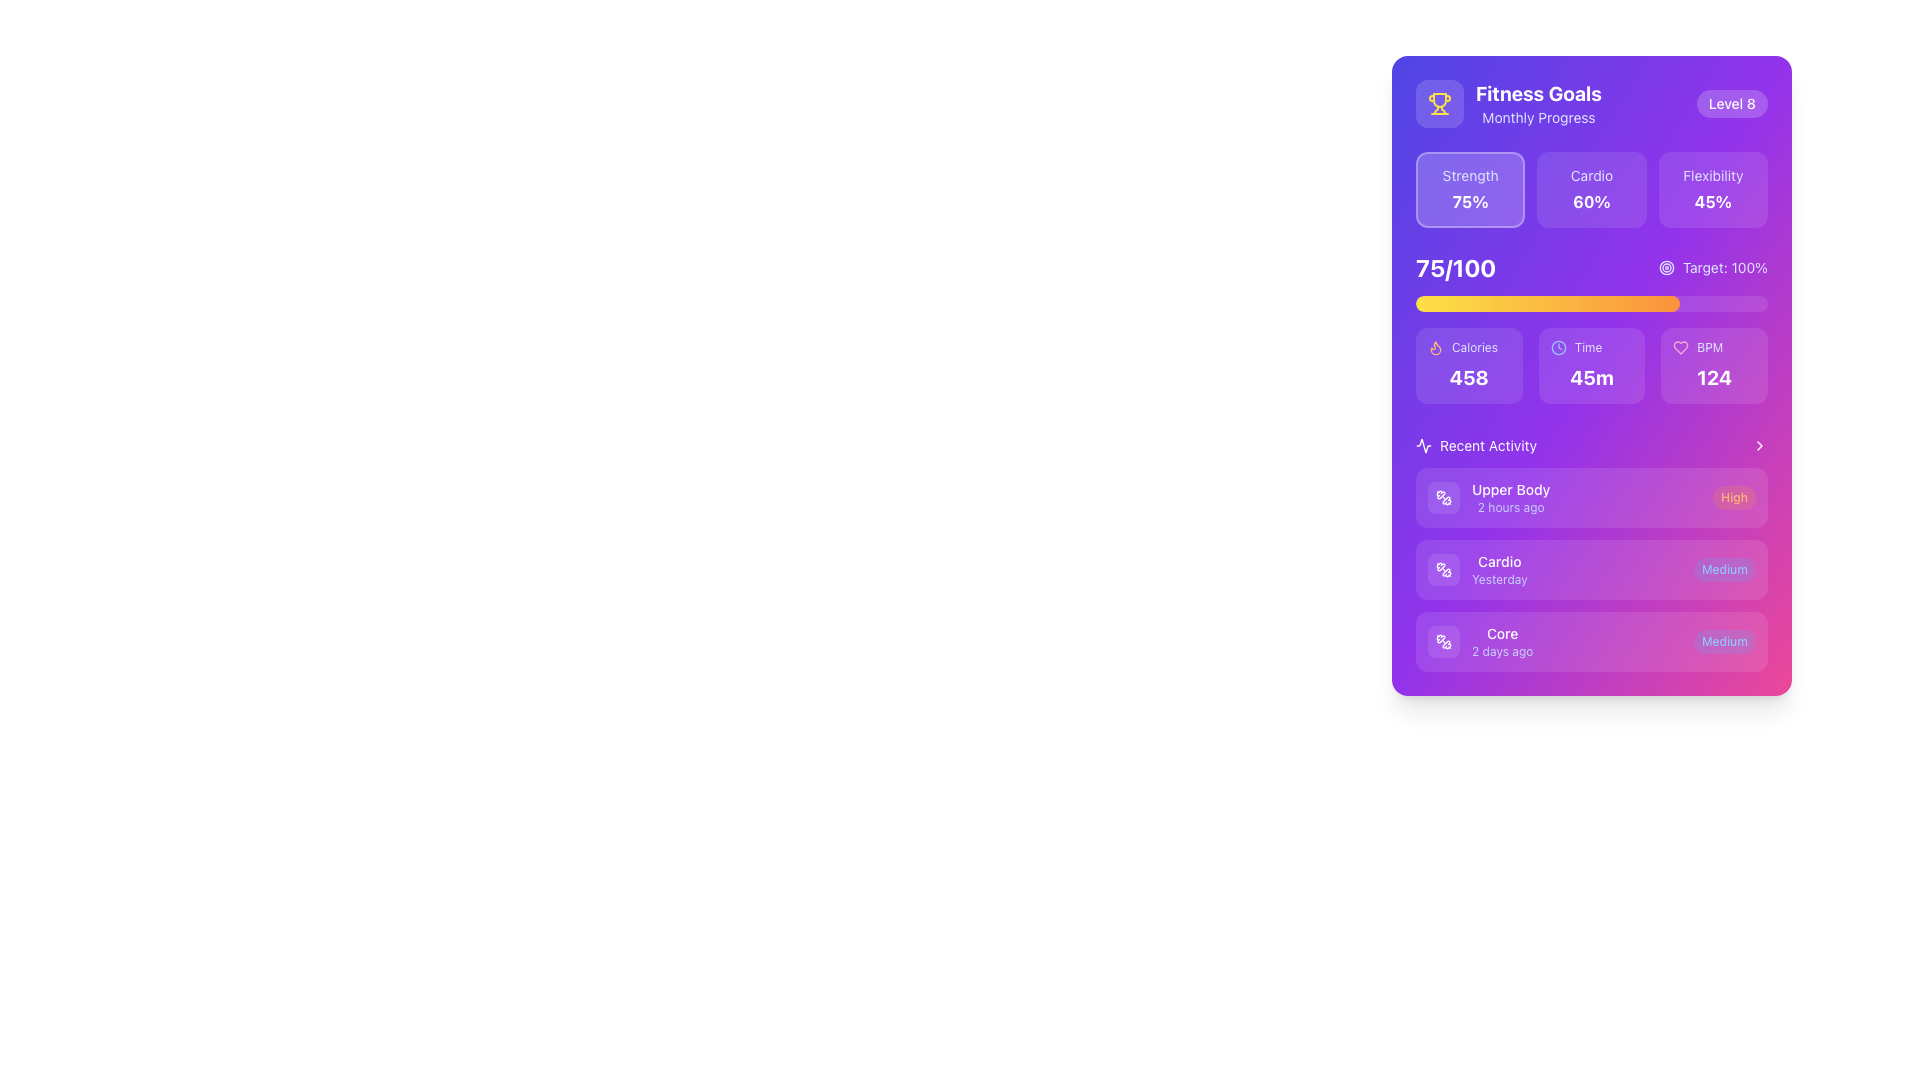 The width and height of the screenshot is (1920, 1080). I want to click on the descriptive subtitle text label located below the 'Fitness Goals' title in the card layout, so click(1537, 118).